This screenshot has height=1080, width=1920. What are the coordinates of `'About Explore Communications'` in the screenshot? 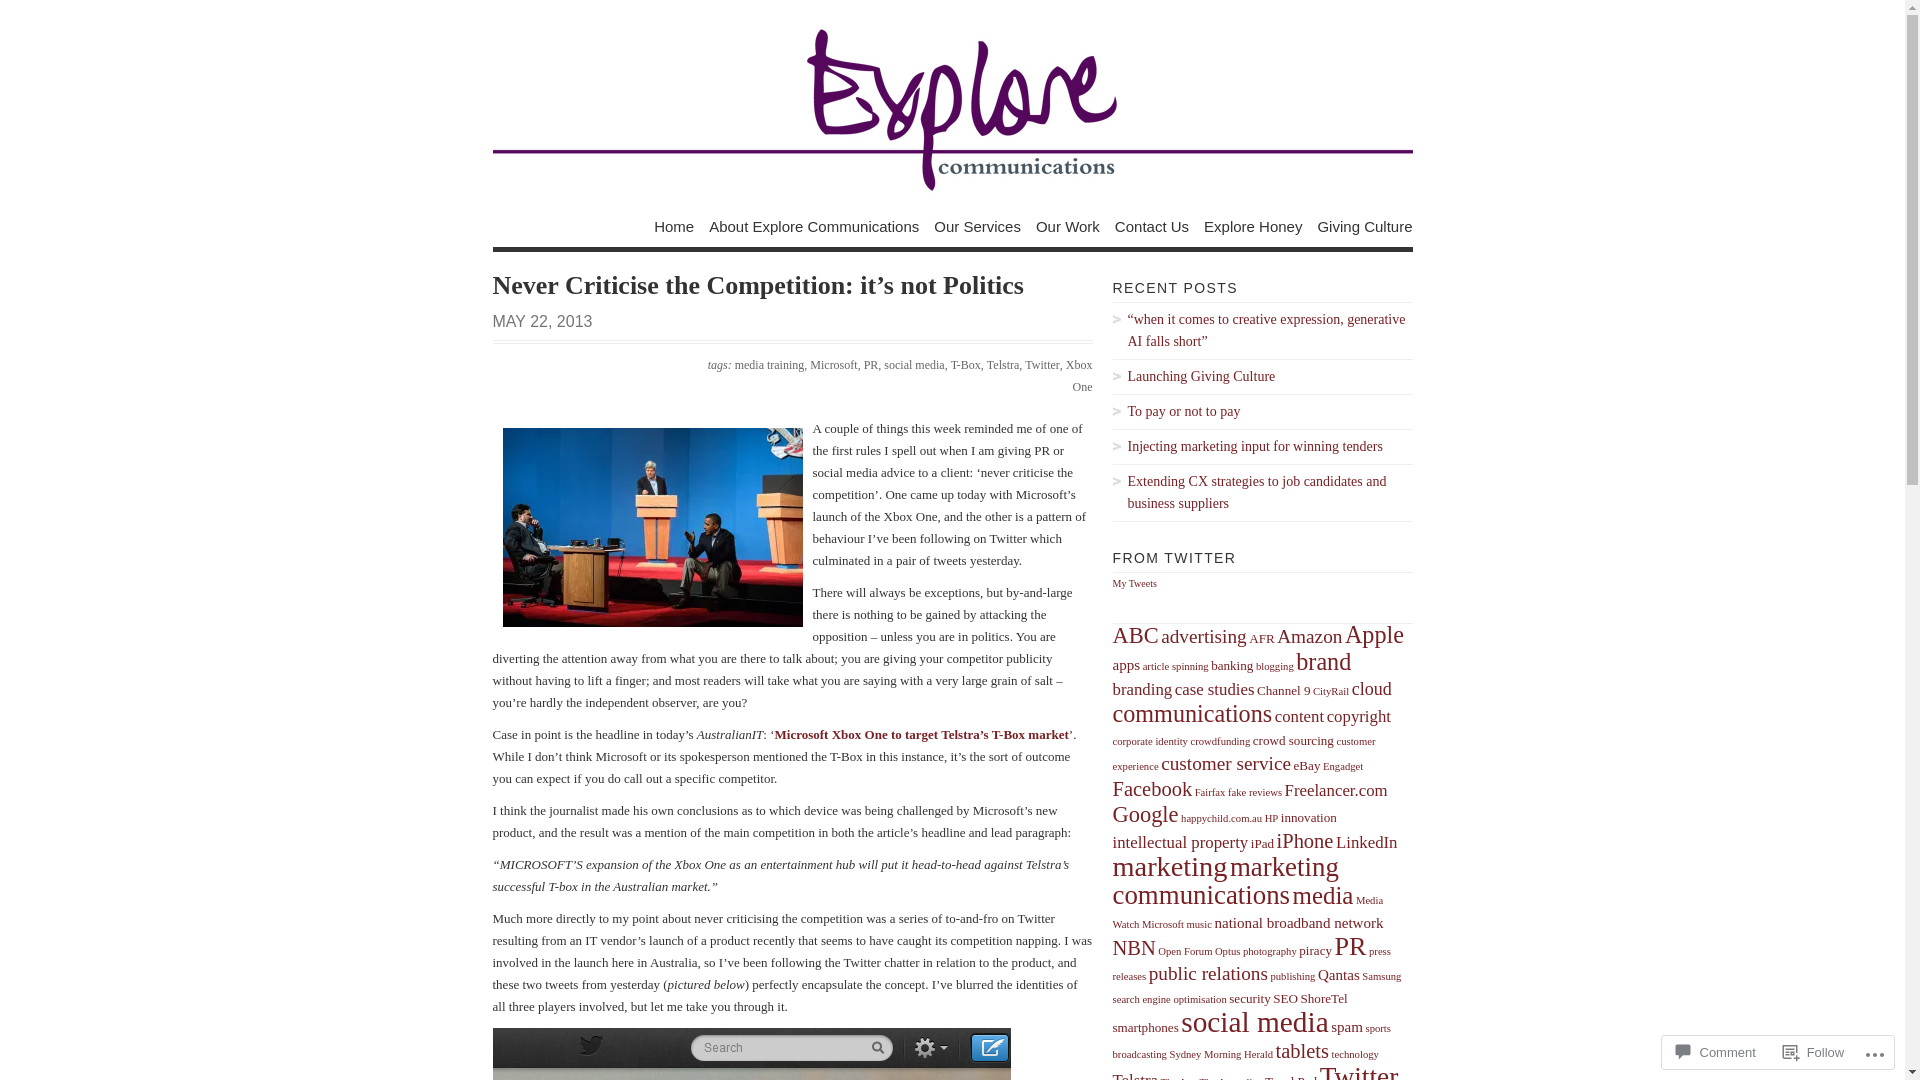 It's located at (814, 225).